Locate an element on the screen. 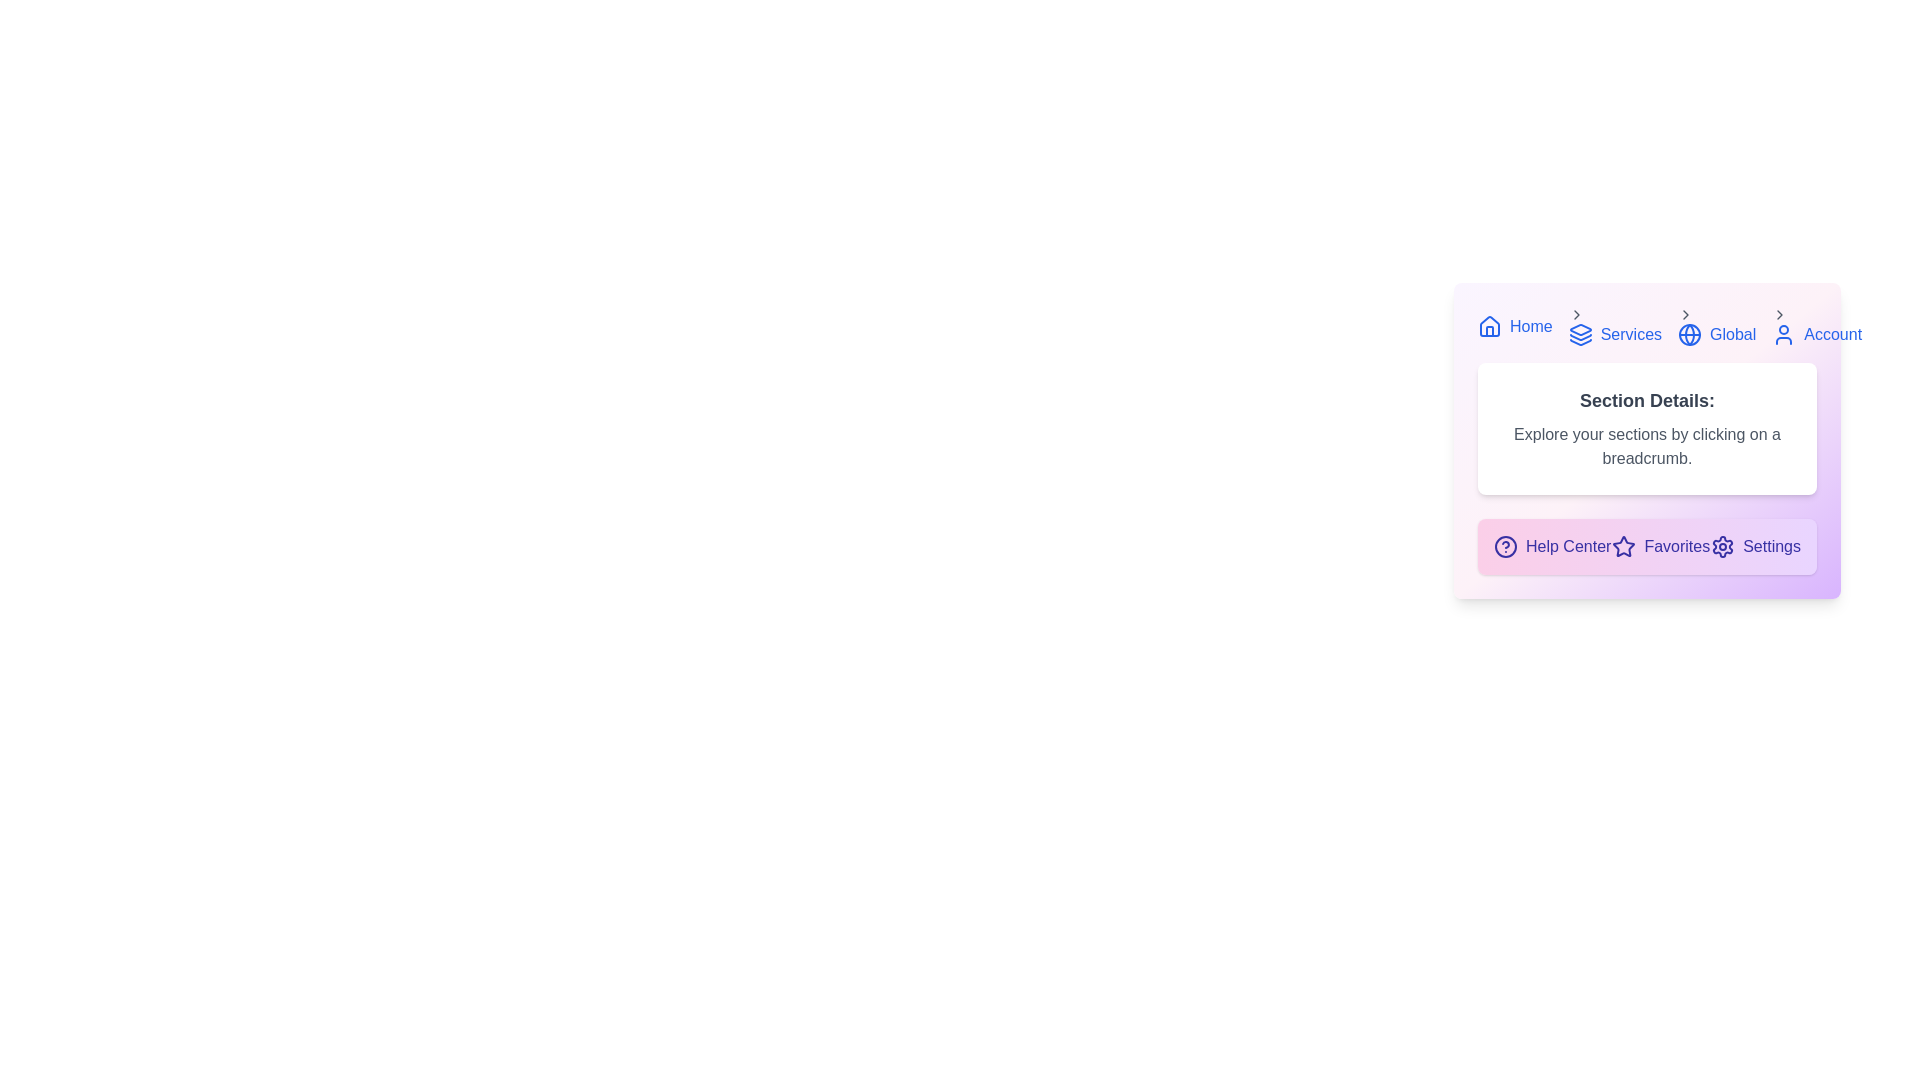  the breadcrumb link labeled 'Account' with blue text and a user icon on its left, located at the top-right corner of the breadcrumb navigation bar is located at coordinates (1817, 326).